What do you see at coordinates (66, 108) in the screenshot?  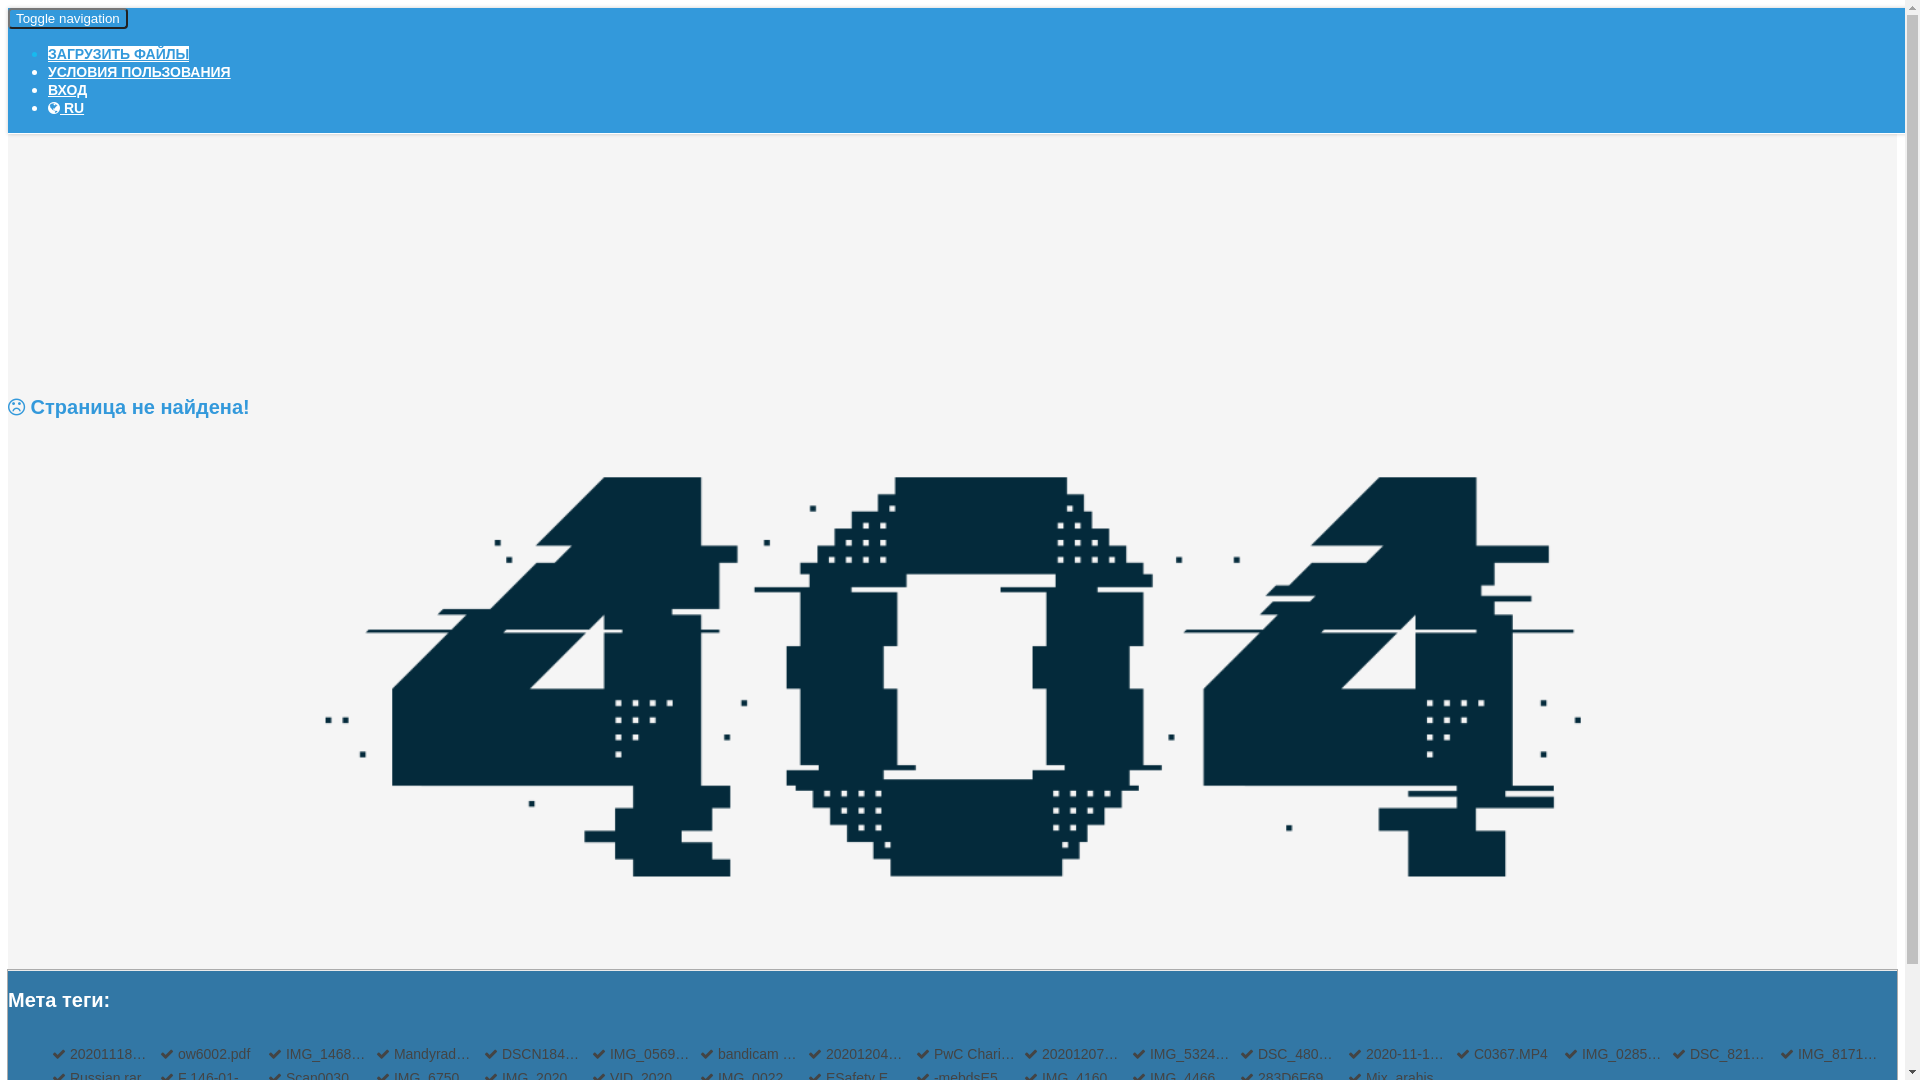 I see `'RU'` at bounding box center [66, 108].